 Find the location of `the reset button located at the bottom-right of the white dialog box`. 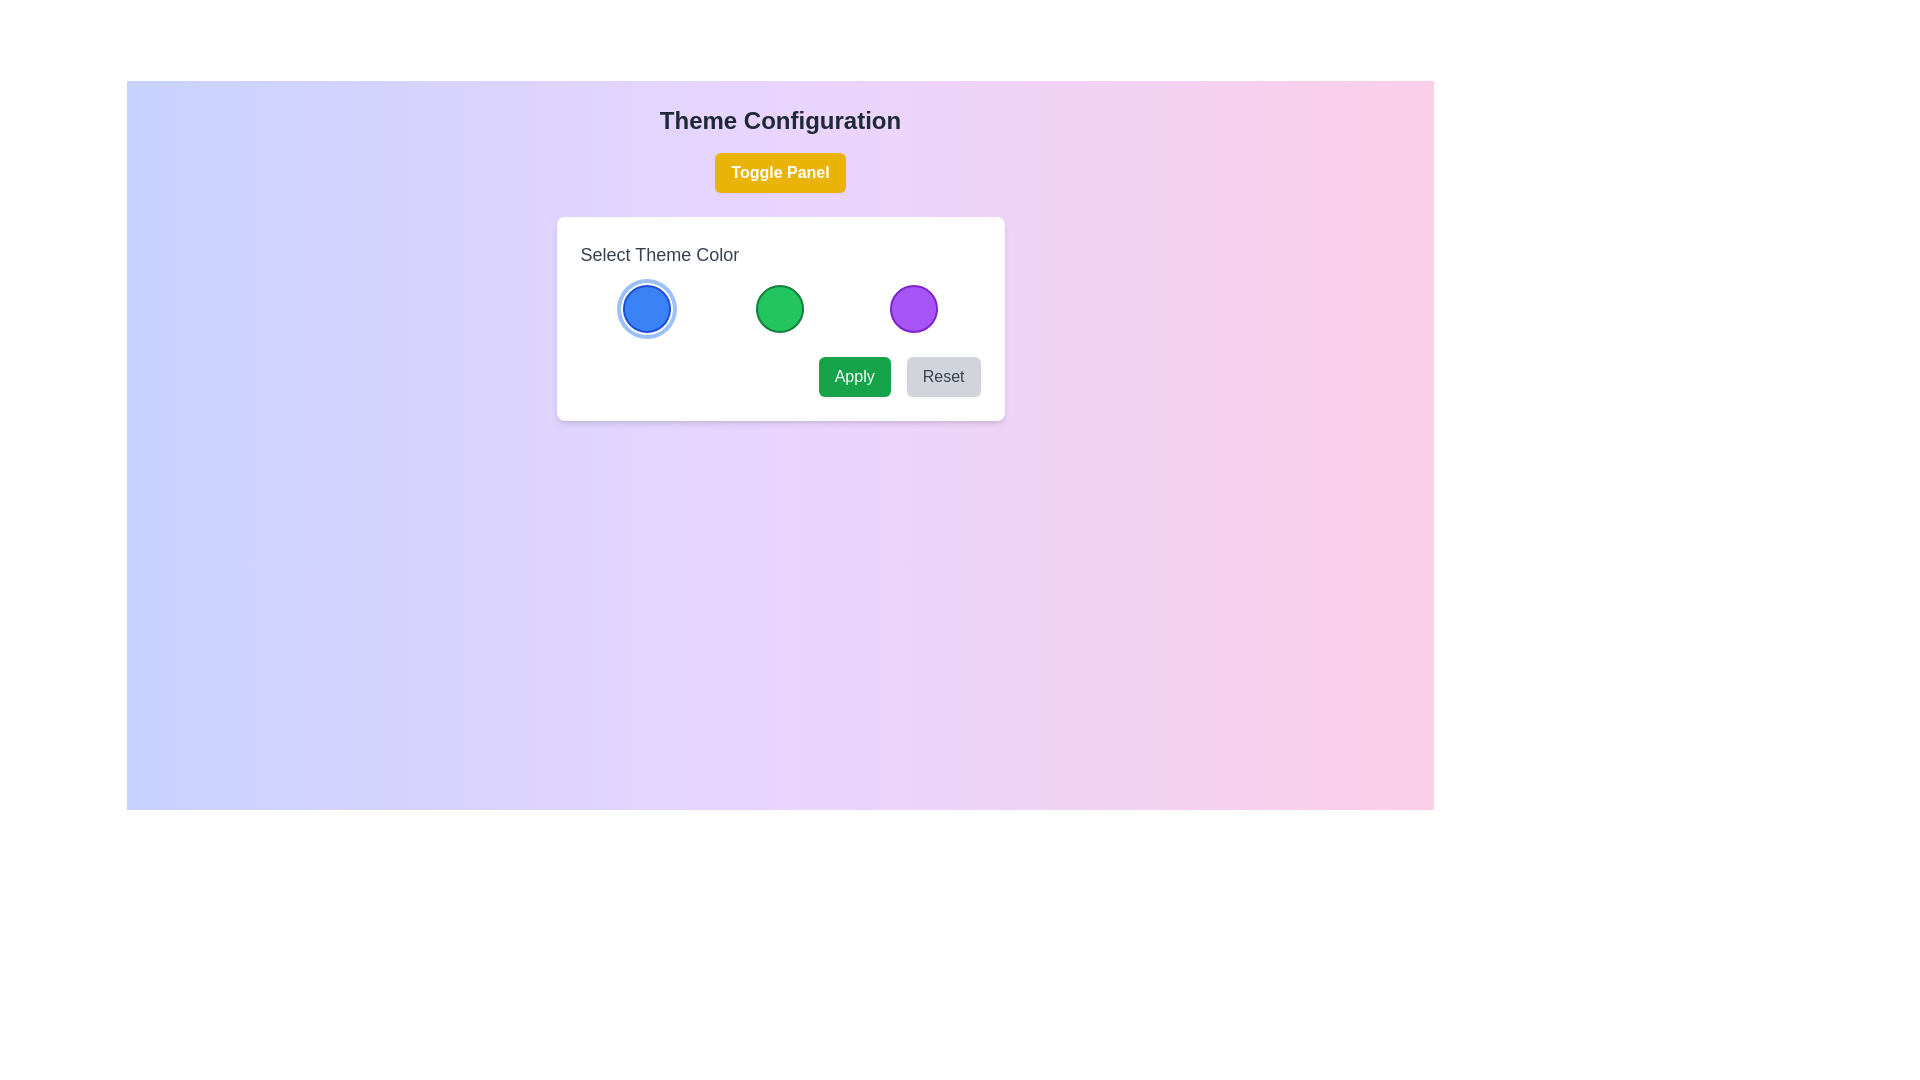

the reset button located at the bottom-right of the white dialog box is located at coordinates (942, 377).